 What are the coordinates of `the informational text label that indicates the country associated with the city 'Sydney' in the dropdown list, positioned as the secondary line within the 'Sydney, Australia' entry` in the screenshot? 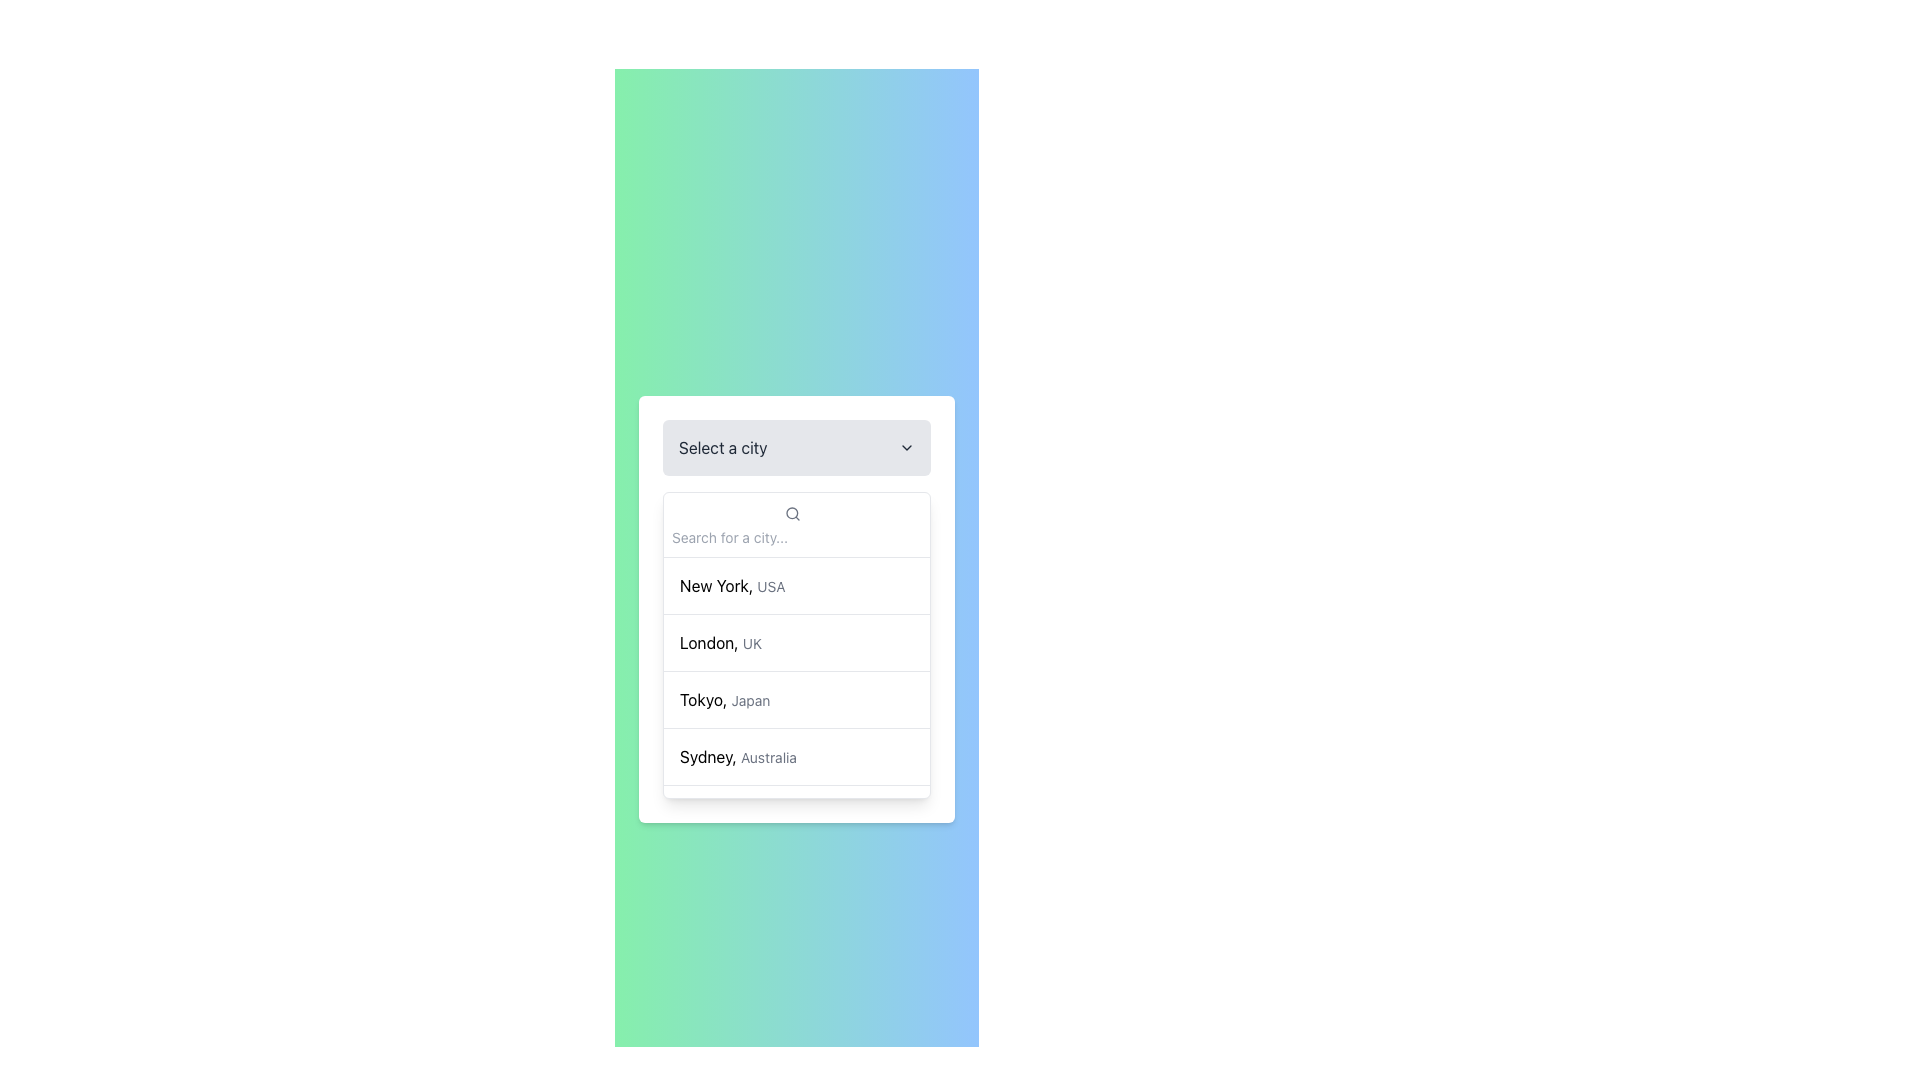 It's located at (767, 756).